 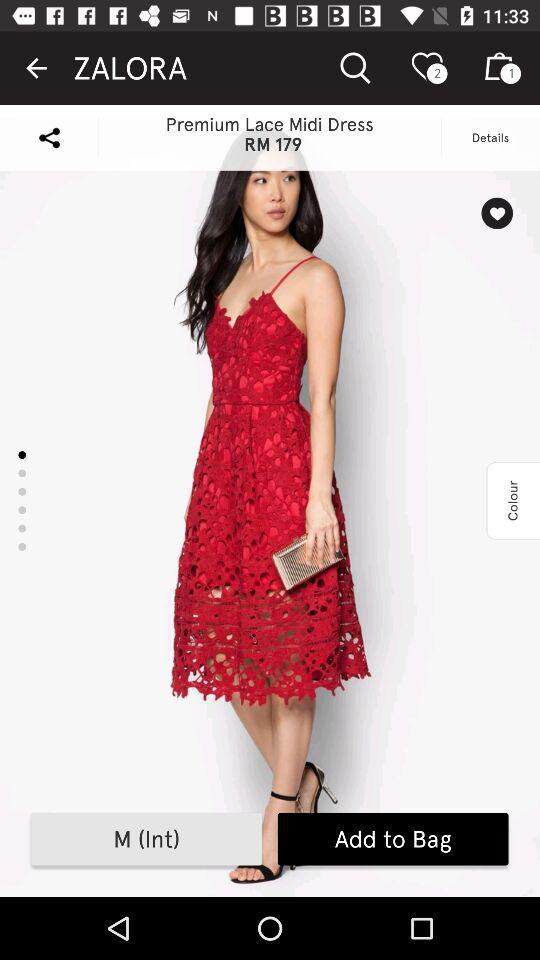 I want to click on heart this dress, so click(x=496, y=213).